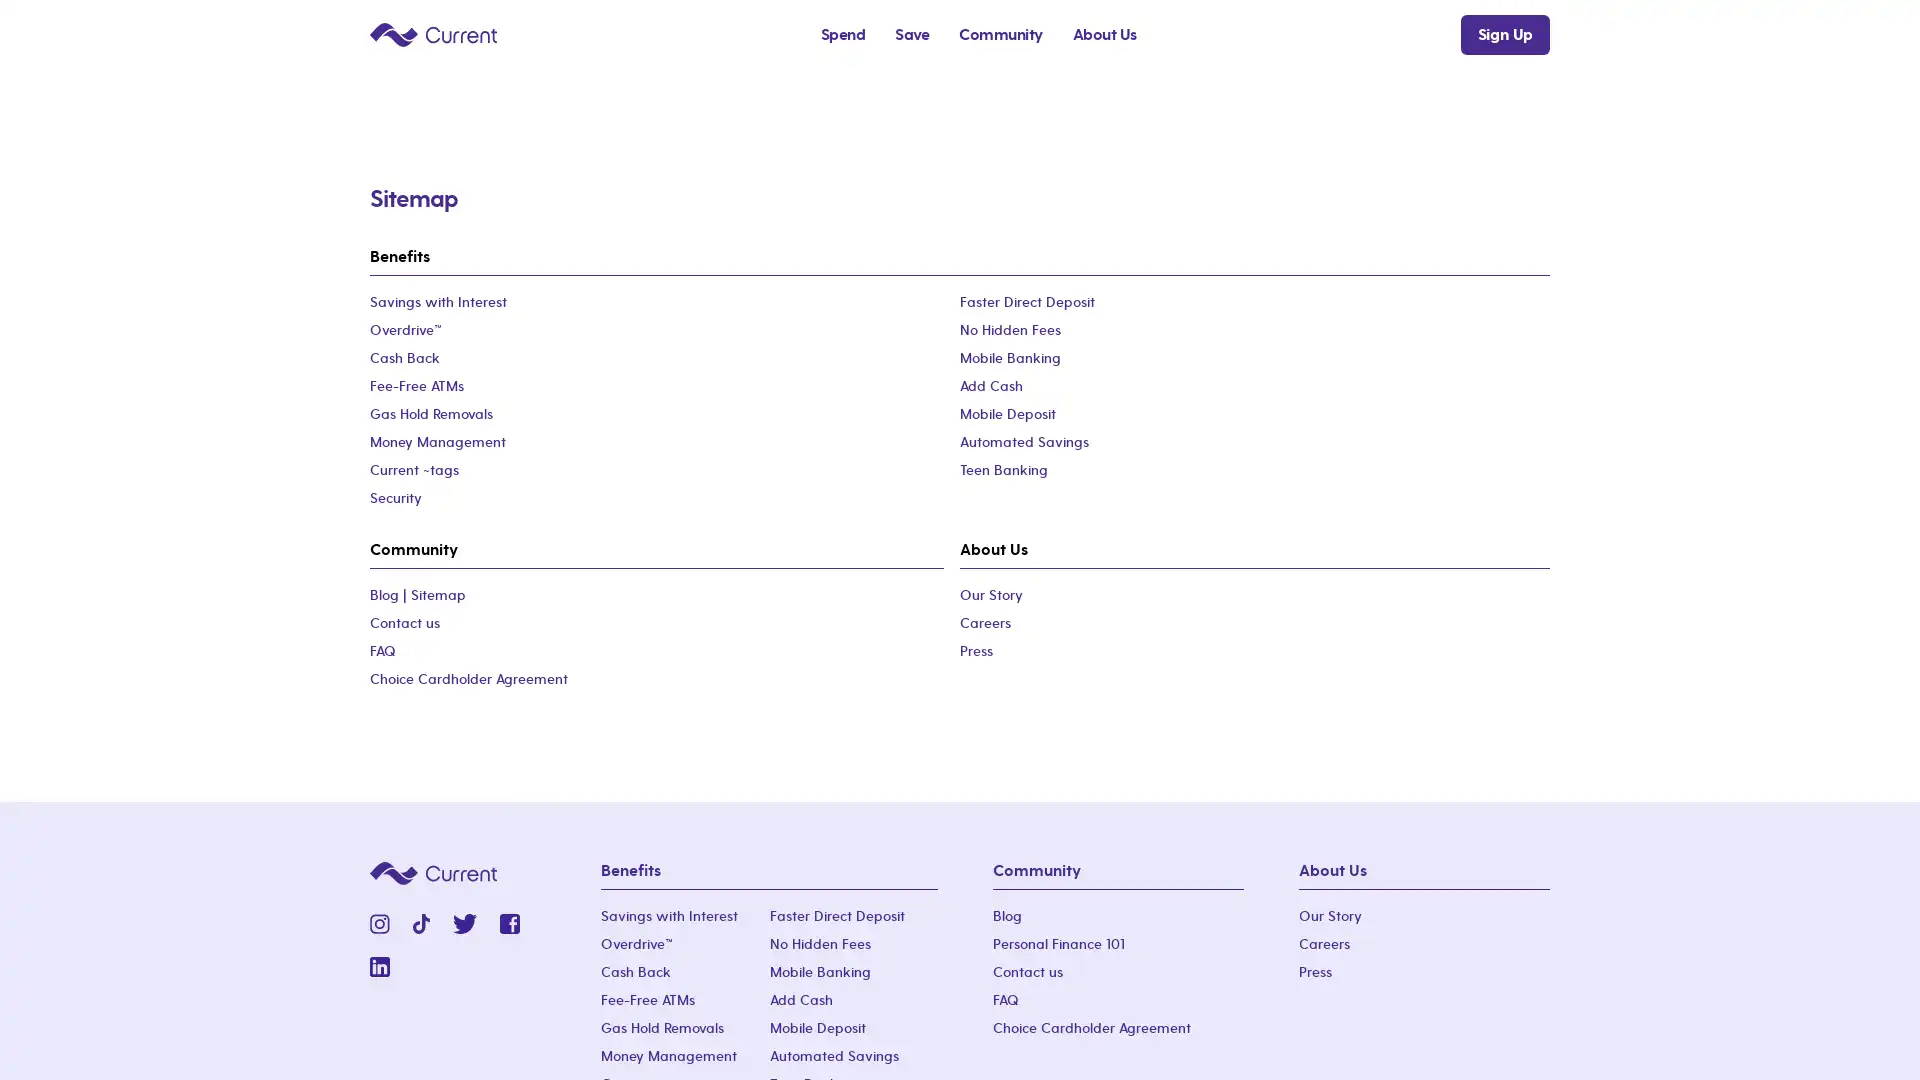 This screenshot has height=1080, width=1920. I want to click on Automated Savings, so click(833, 1055).